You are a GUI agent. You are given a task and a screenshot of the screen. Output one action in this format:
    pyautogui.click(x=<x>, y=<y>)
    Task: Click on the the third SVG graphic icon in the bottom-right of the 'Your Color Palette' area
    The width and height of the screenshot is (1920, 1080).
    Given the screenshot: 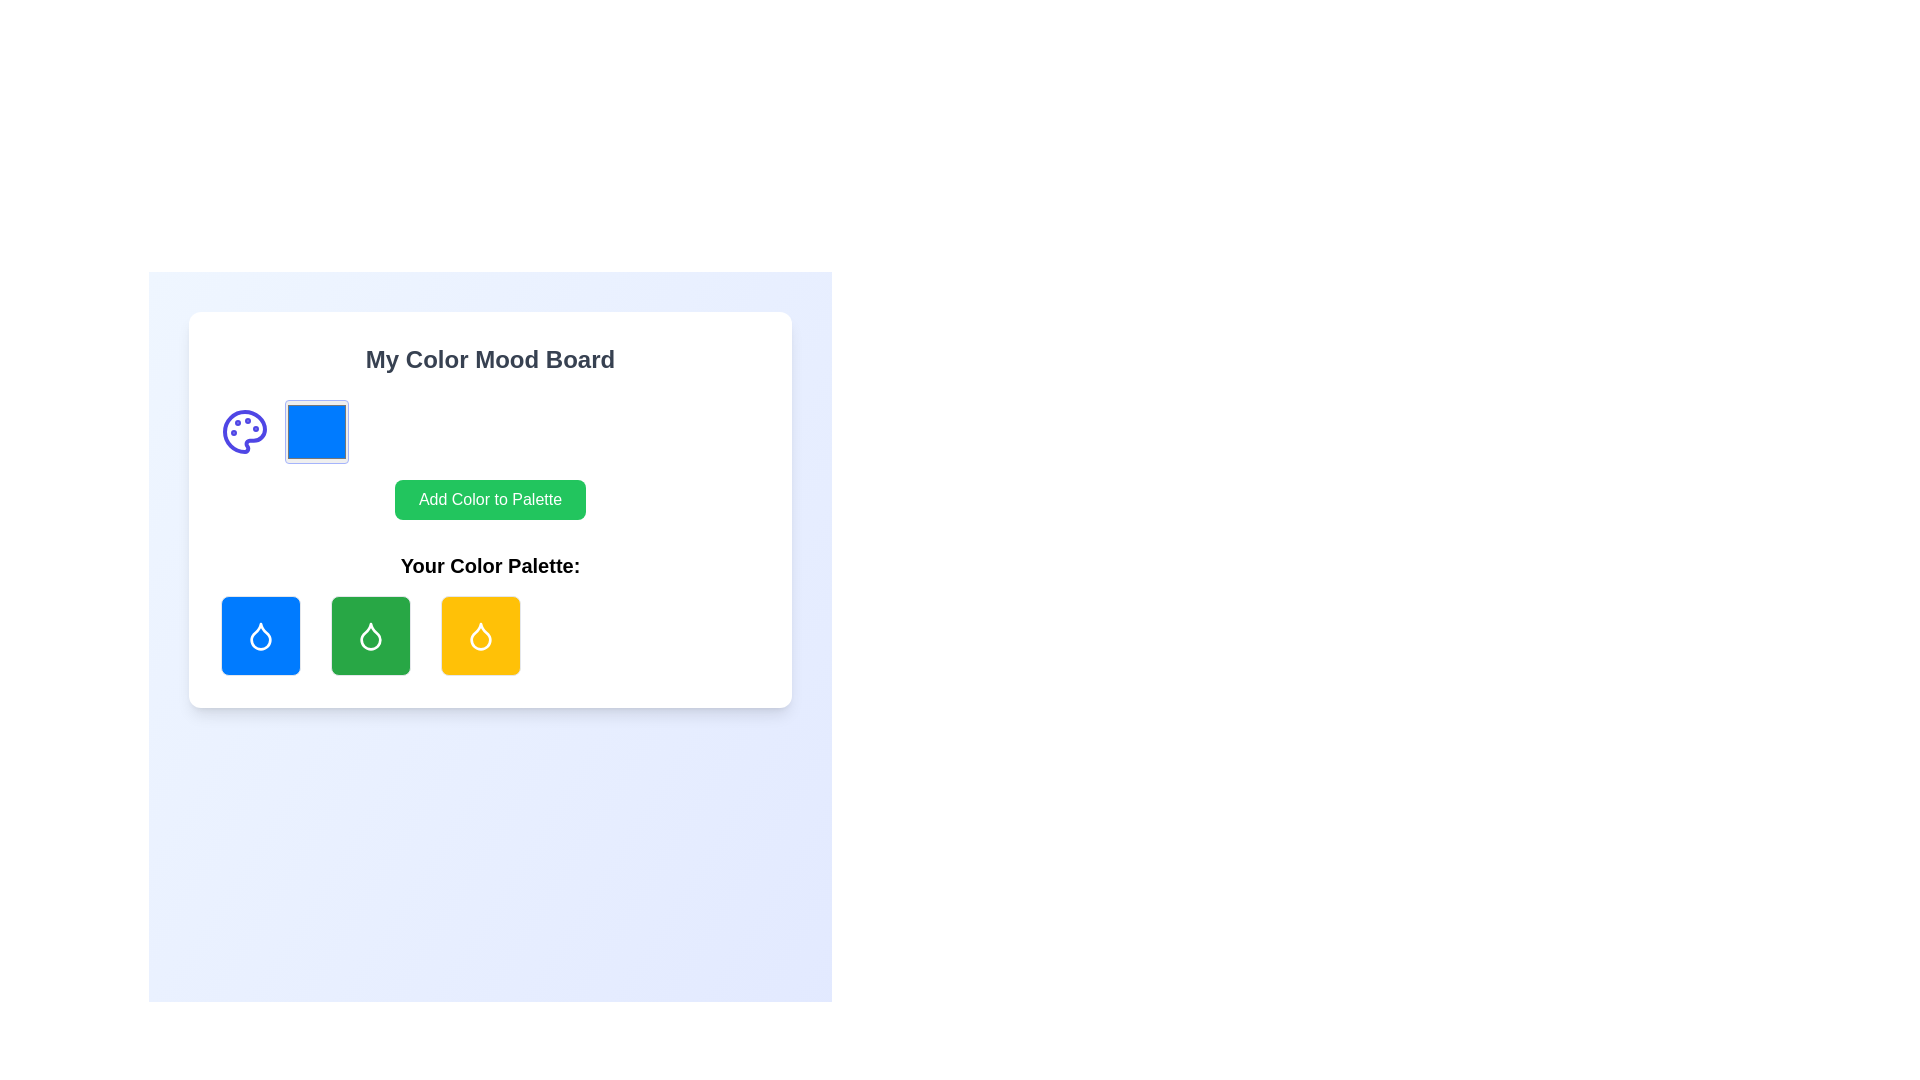 What is the action you would take?
    pyautogui.click(x=481, y=636)
    